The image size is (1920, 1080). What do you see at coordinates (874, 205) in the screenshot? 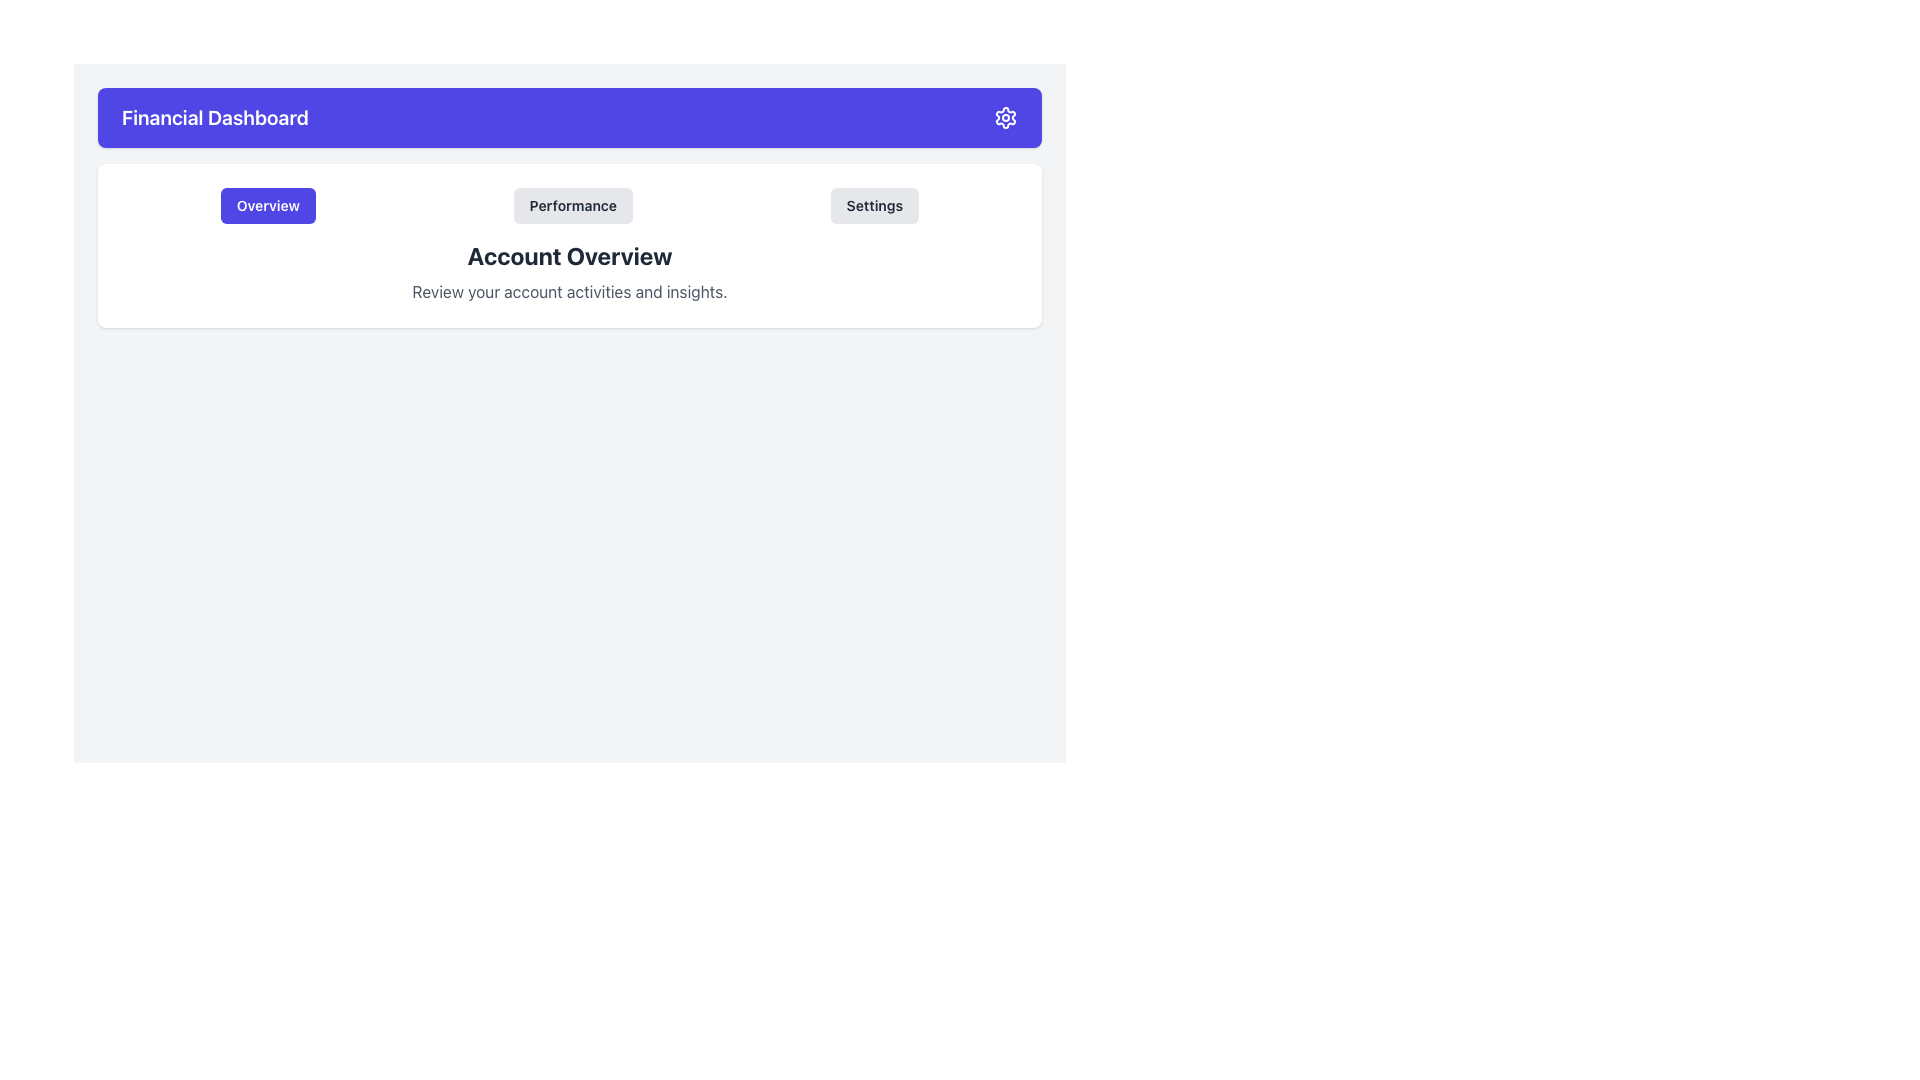
I see `the 'Settings' navigation button located at the far right of the horizontal group of three buttons for keyboard navigation` at bounding box center [874, 205].